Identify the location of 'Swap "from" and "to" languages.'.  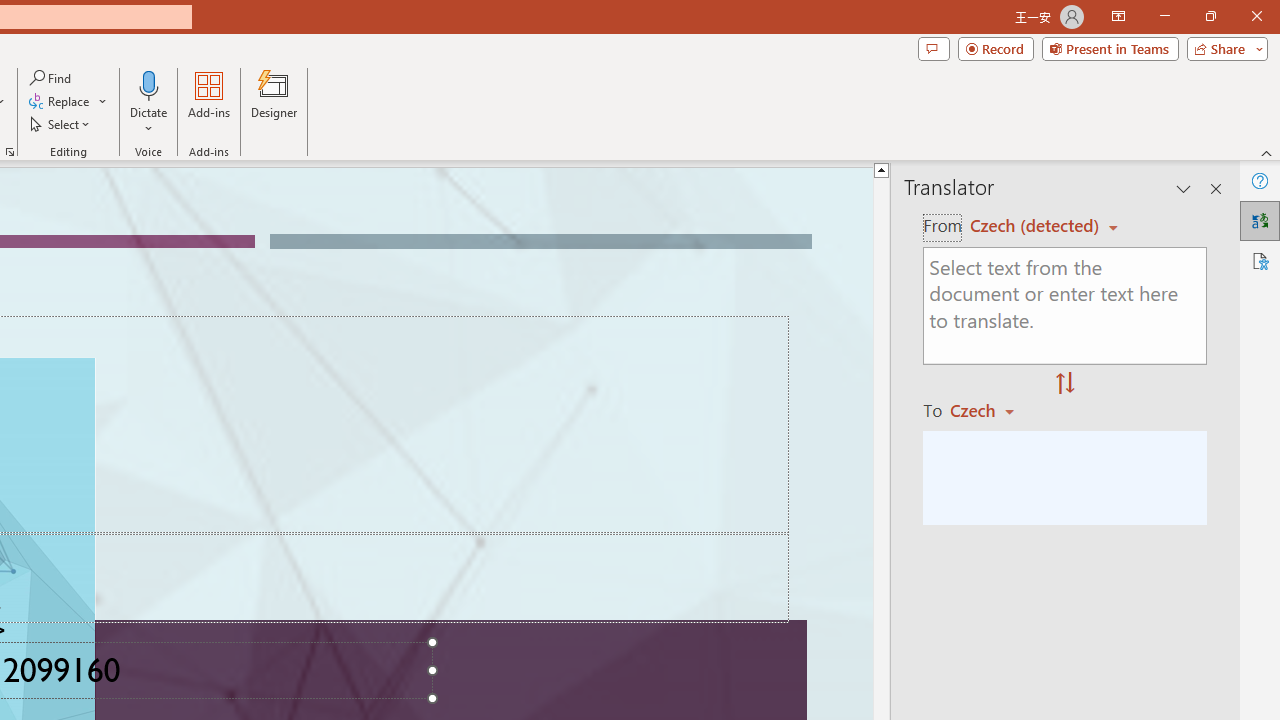
(1064, 384).